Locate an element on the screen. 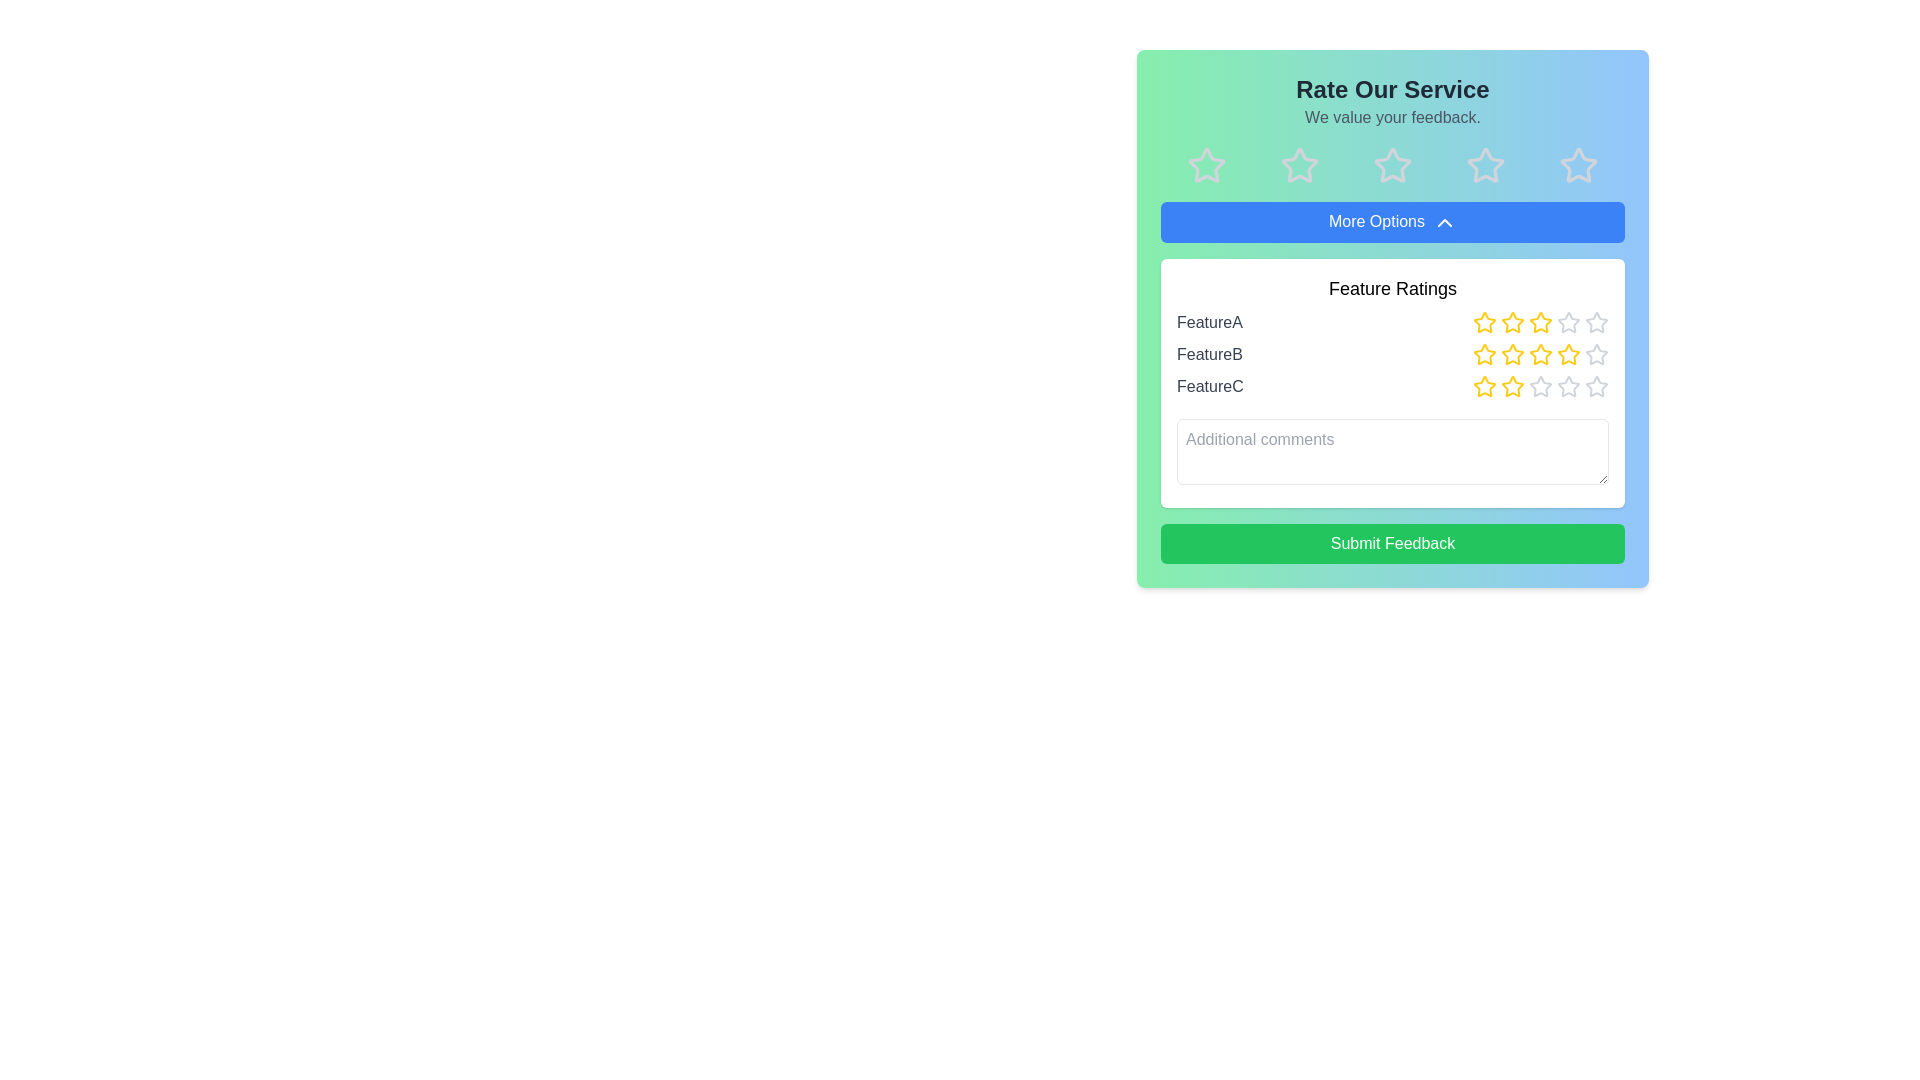 This screenshot has height=1080, width=1920. the chevron SVG icon within the 'More Options' button is located at coordinates (1444, 222).